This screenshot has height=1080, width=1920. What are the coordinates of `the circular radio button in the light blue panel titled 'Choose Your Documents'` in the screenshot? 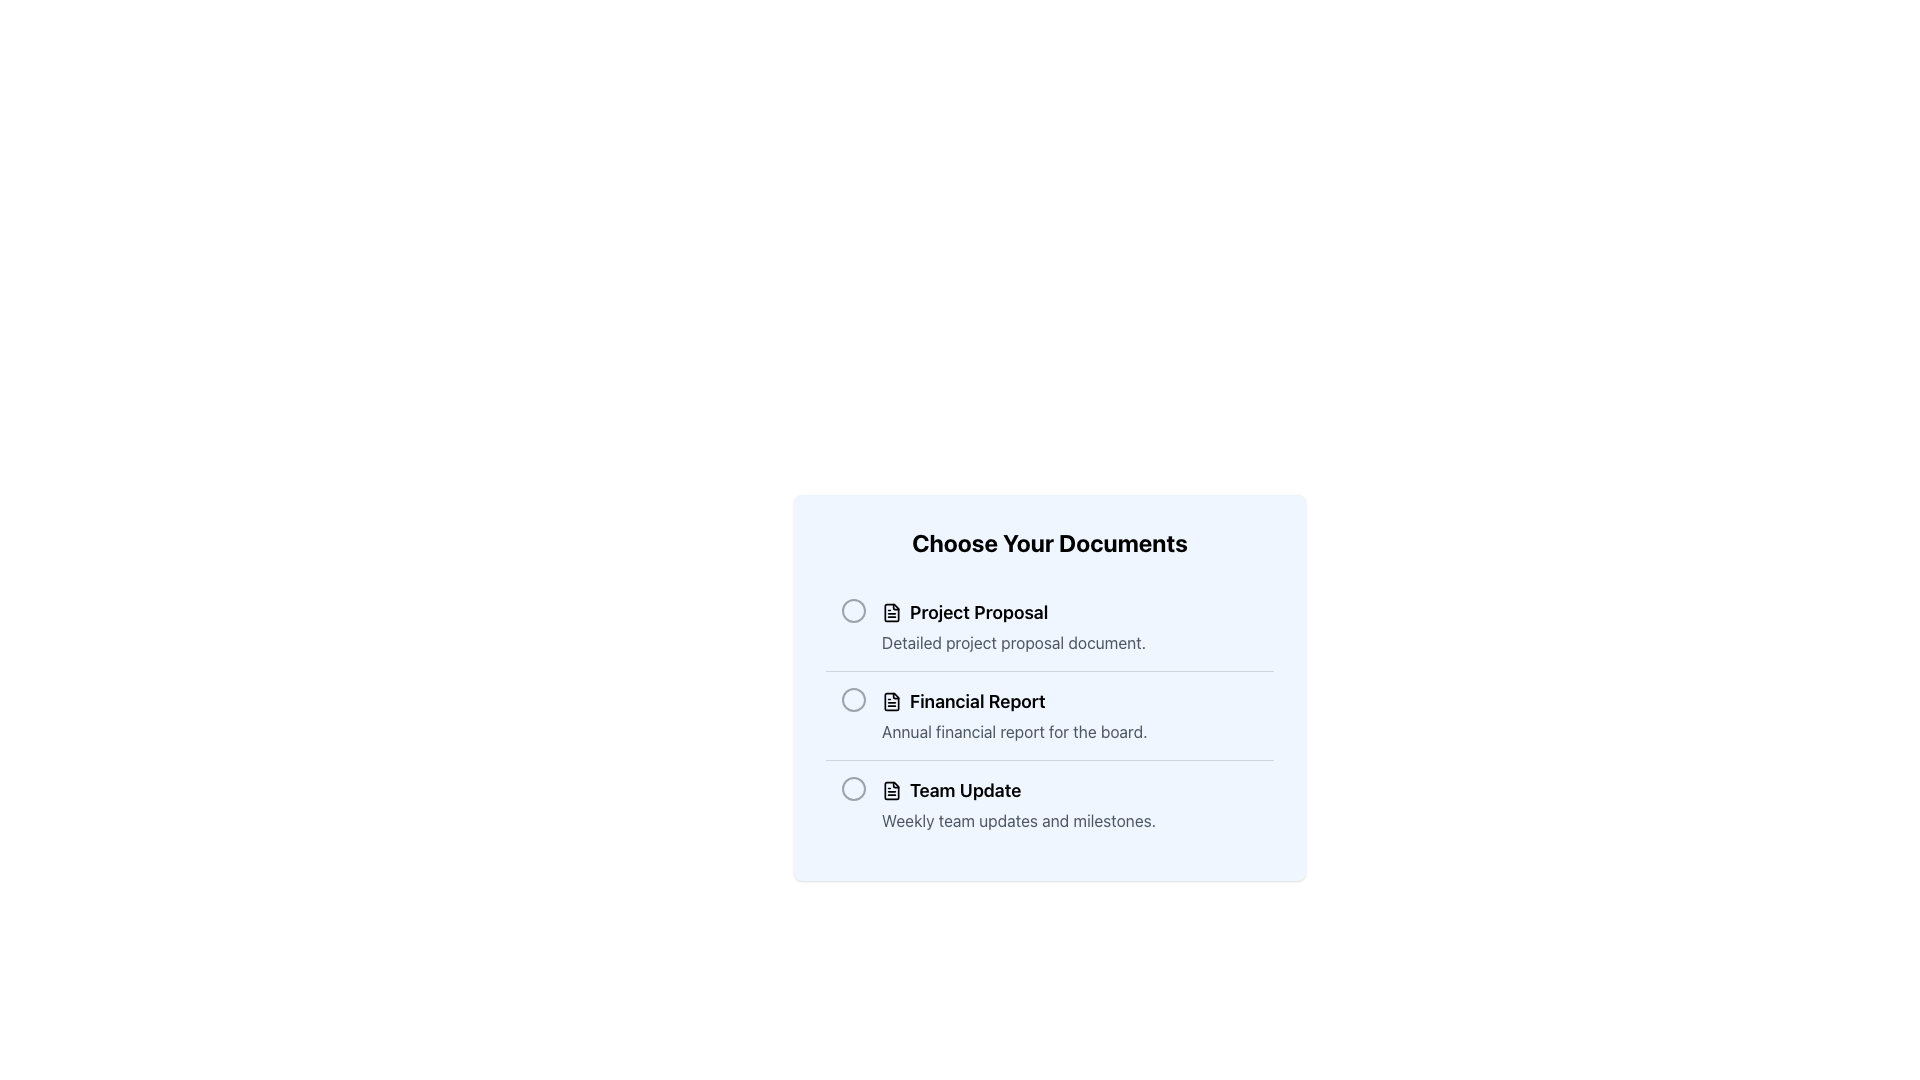 It's located at (1049, 686).